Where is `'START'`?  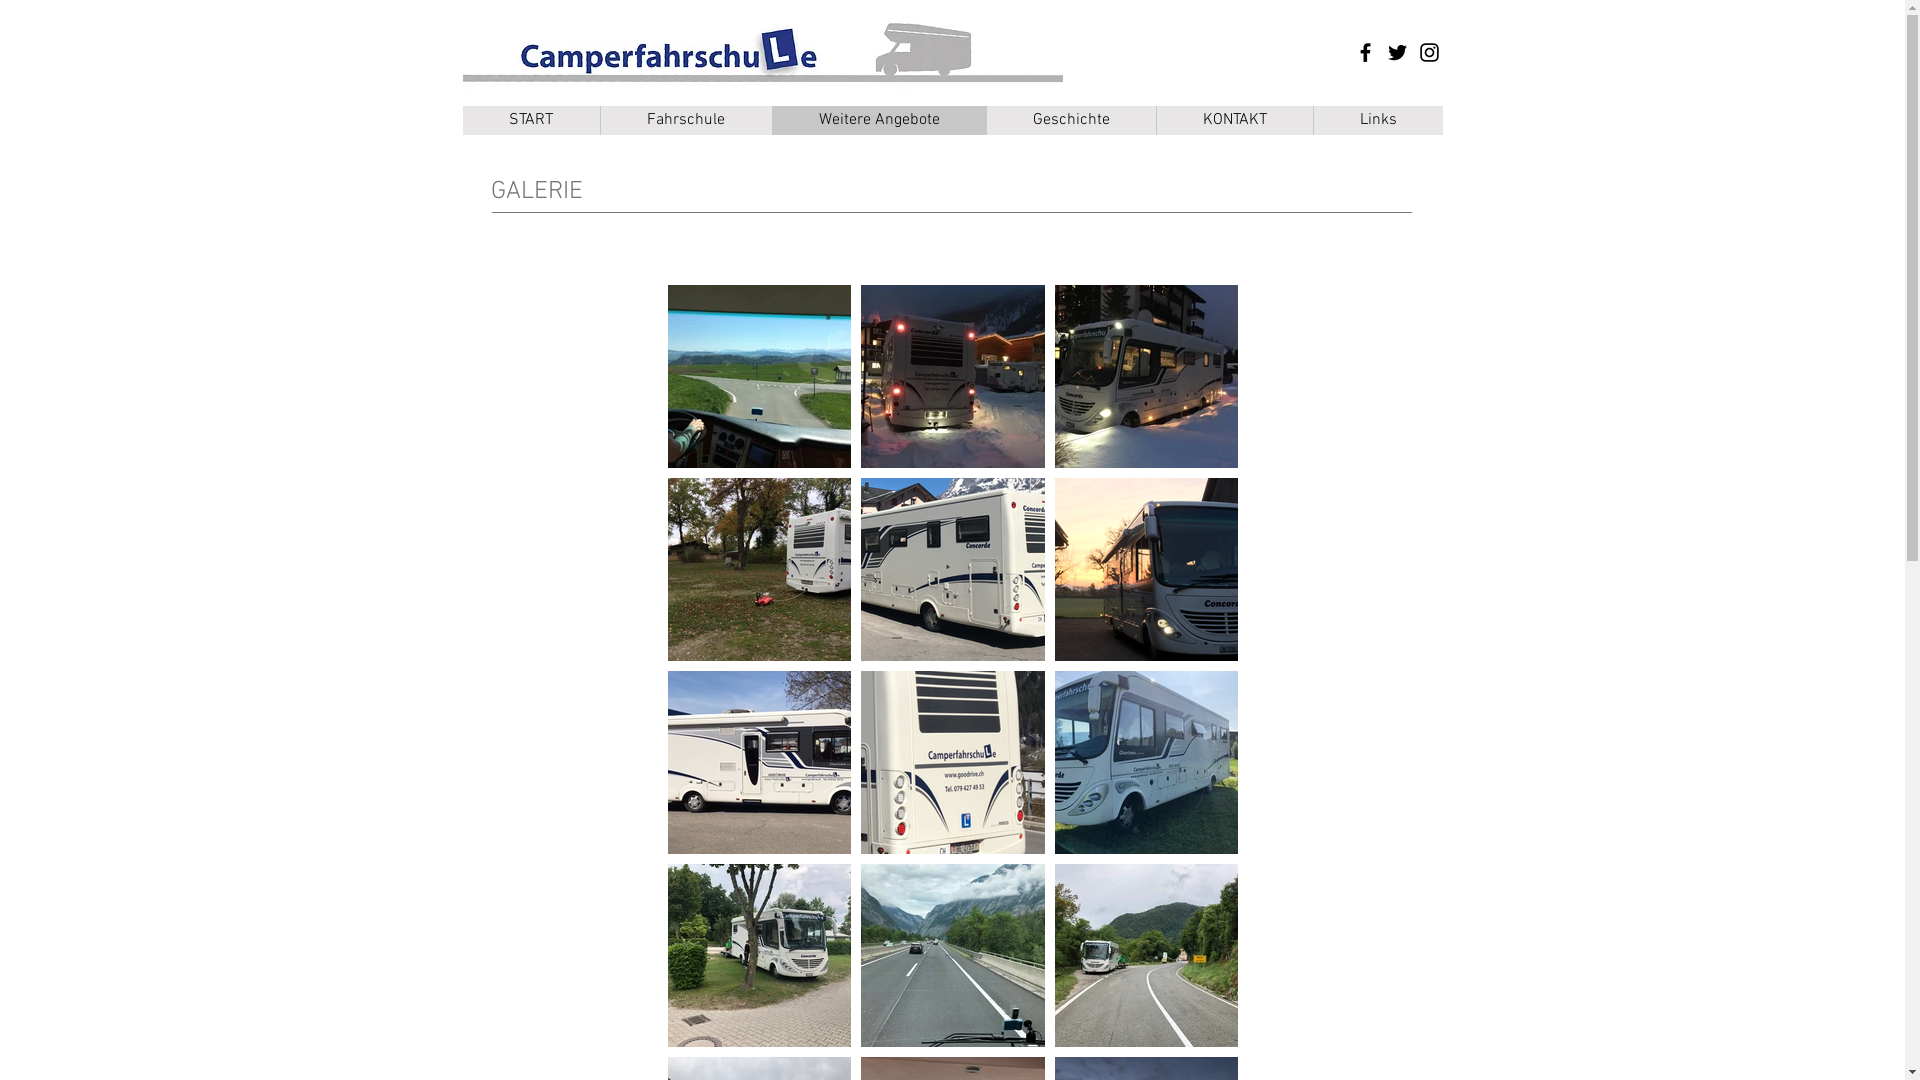 'START' is located at coordinates (530, 120).